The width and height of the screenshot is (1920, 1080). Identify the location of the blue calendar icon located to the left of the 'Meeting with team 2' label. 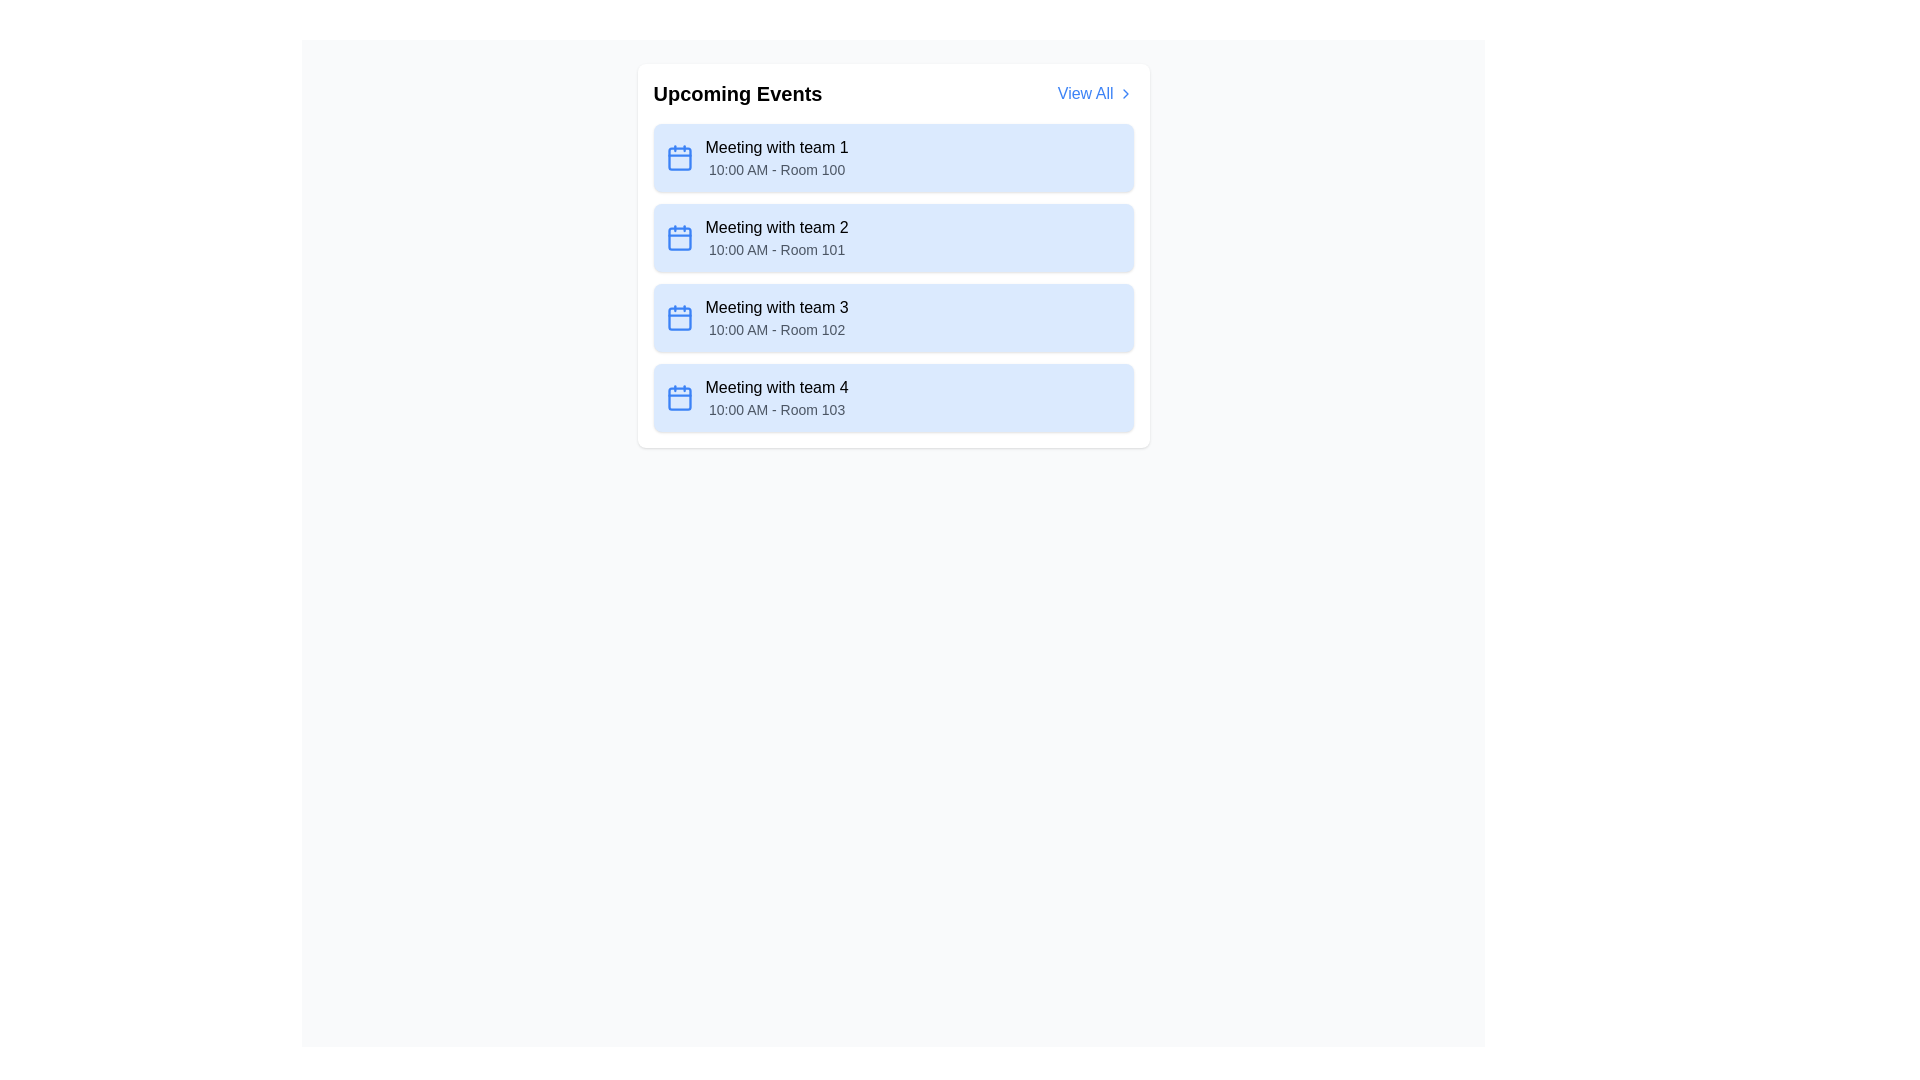
(679, 237).